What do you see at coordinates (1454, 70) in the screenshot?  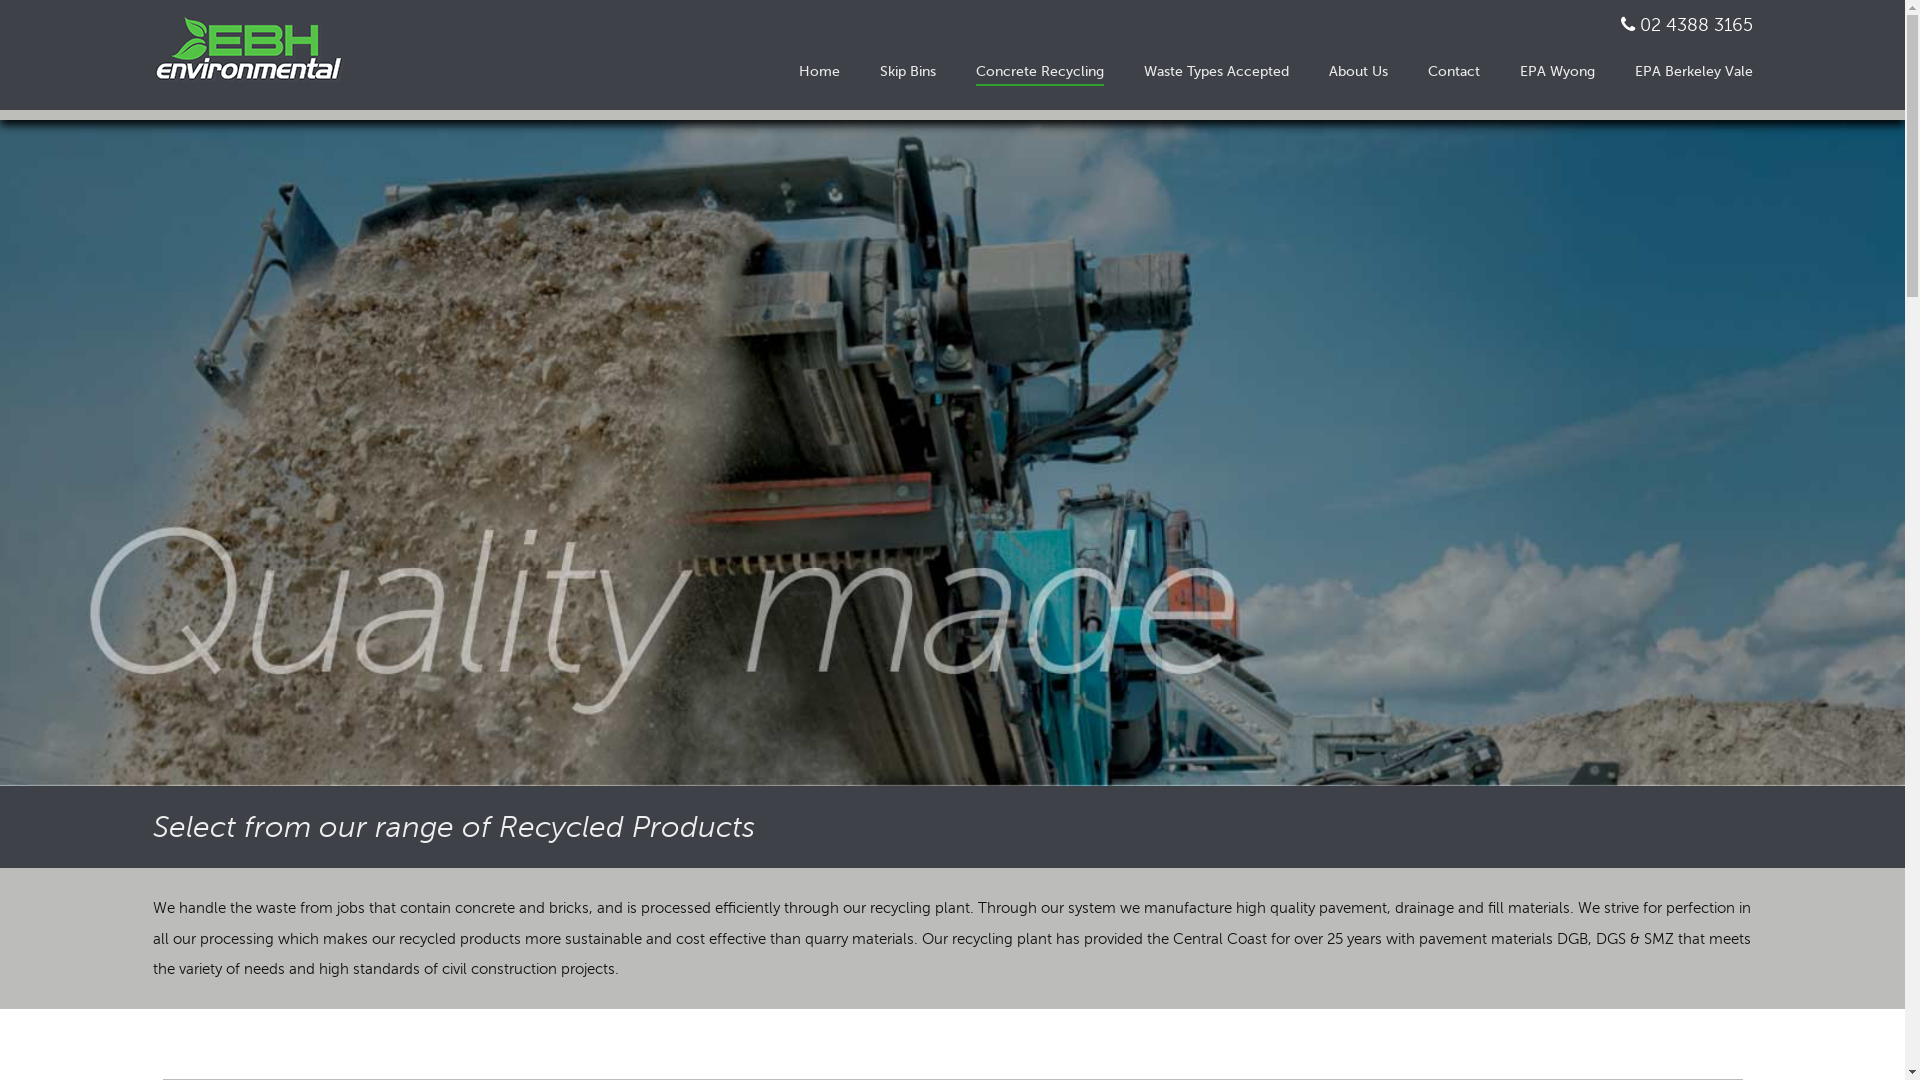 I see `'Contact'` at bounding box center [1454, 70].